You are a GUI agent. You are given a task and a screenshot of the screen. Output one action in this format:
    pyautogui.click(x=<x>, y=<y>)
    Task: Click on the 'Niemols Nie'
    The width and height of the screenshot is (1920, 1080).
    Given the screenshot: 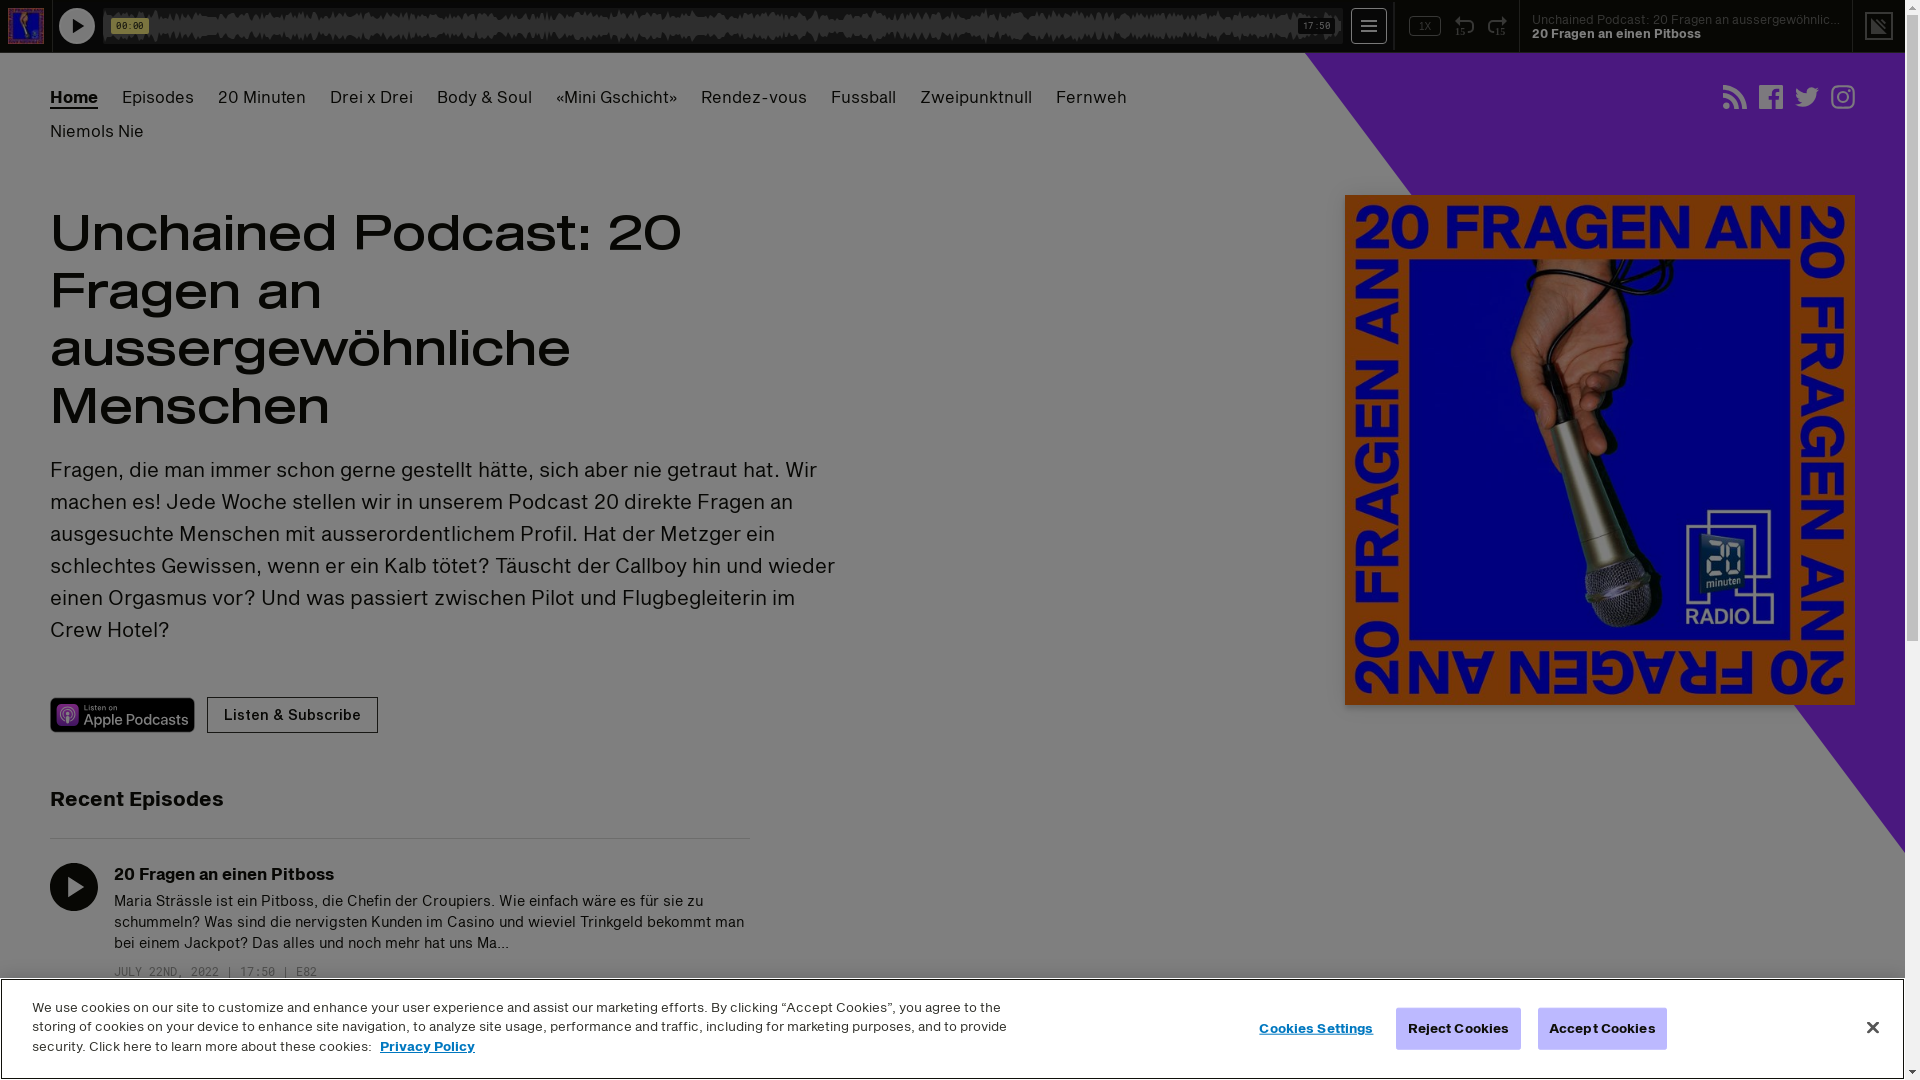 What is the action you would take?
    pyautogui.click(x=95, y=131)
    